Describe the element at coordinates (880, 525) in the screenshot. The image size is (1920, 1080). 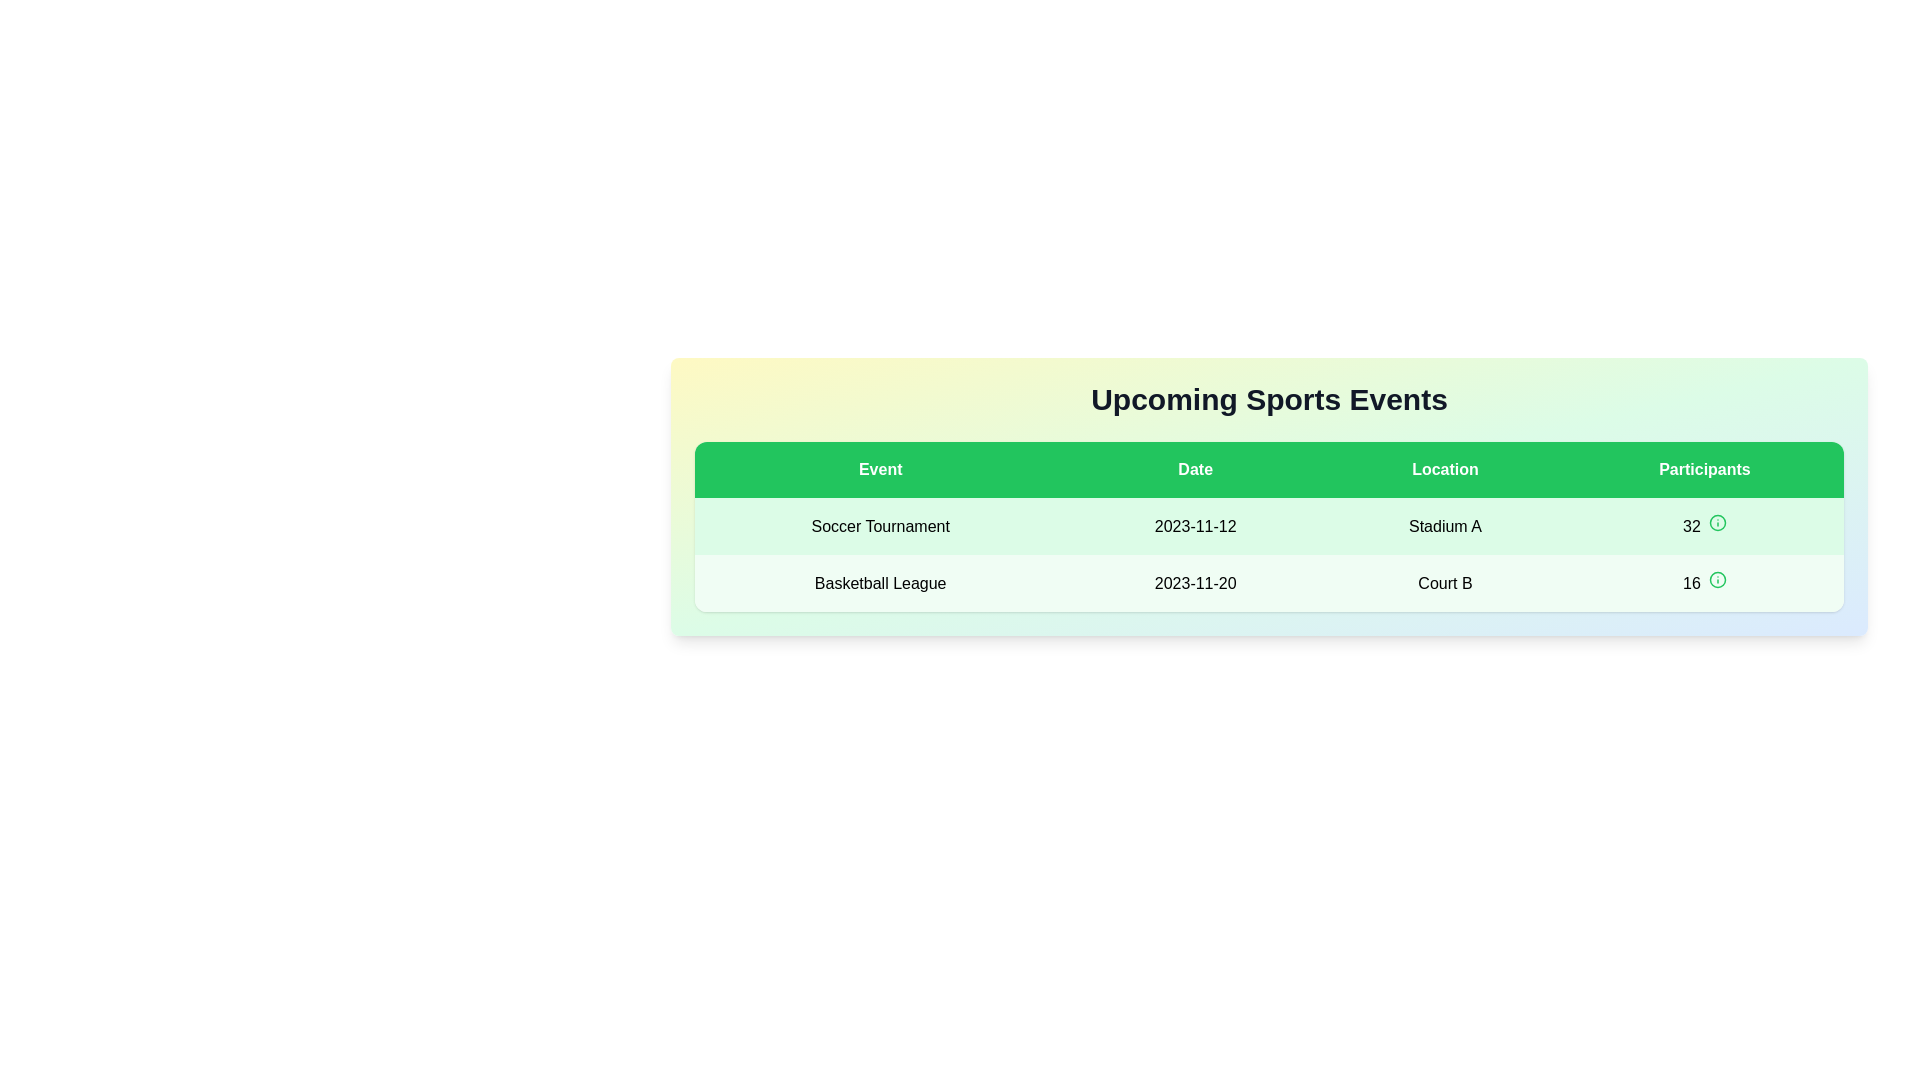
I see `the 'Soccer Tournament' text label in the first column of the event row` at that location.